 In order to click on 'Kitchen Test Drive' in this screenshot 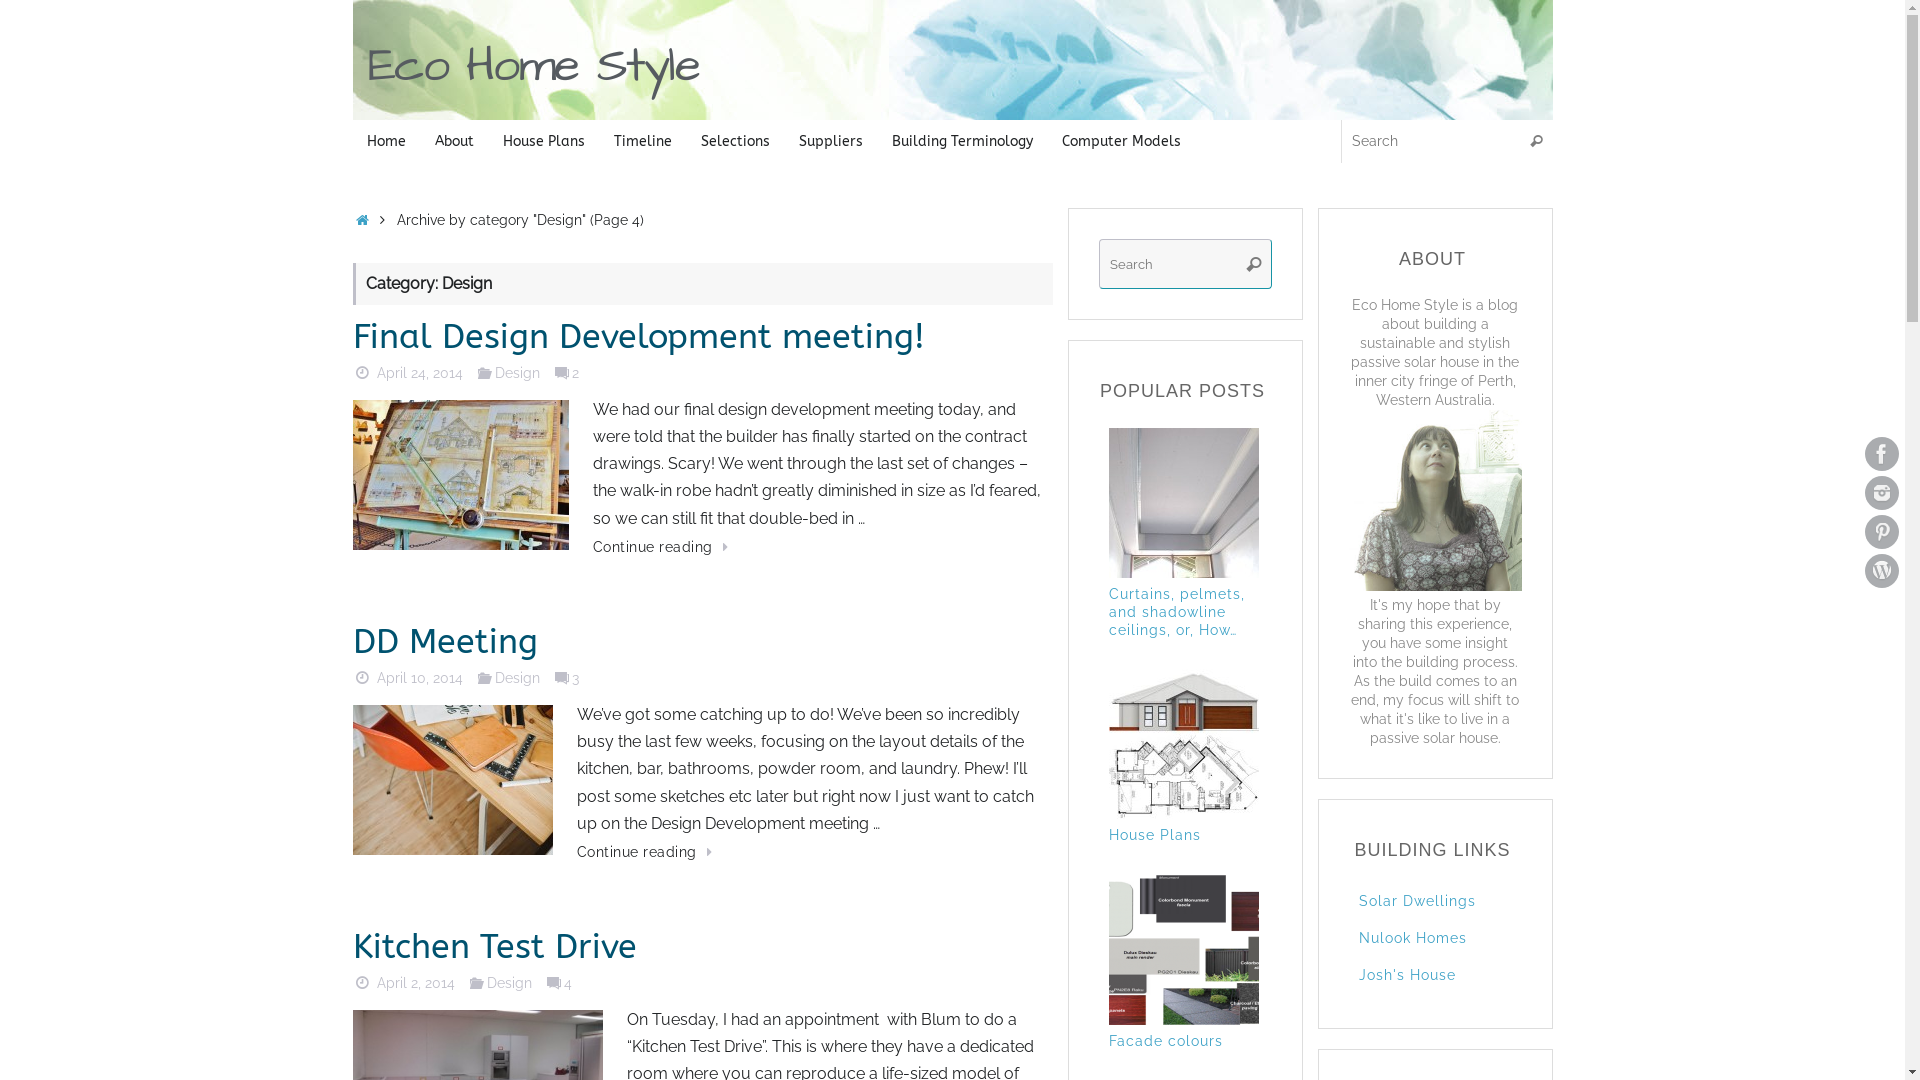, I will do `click(351, 946)`.